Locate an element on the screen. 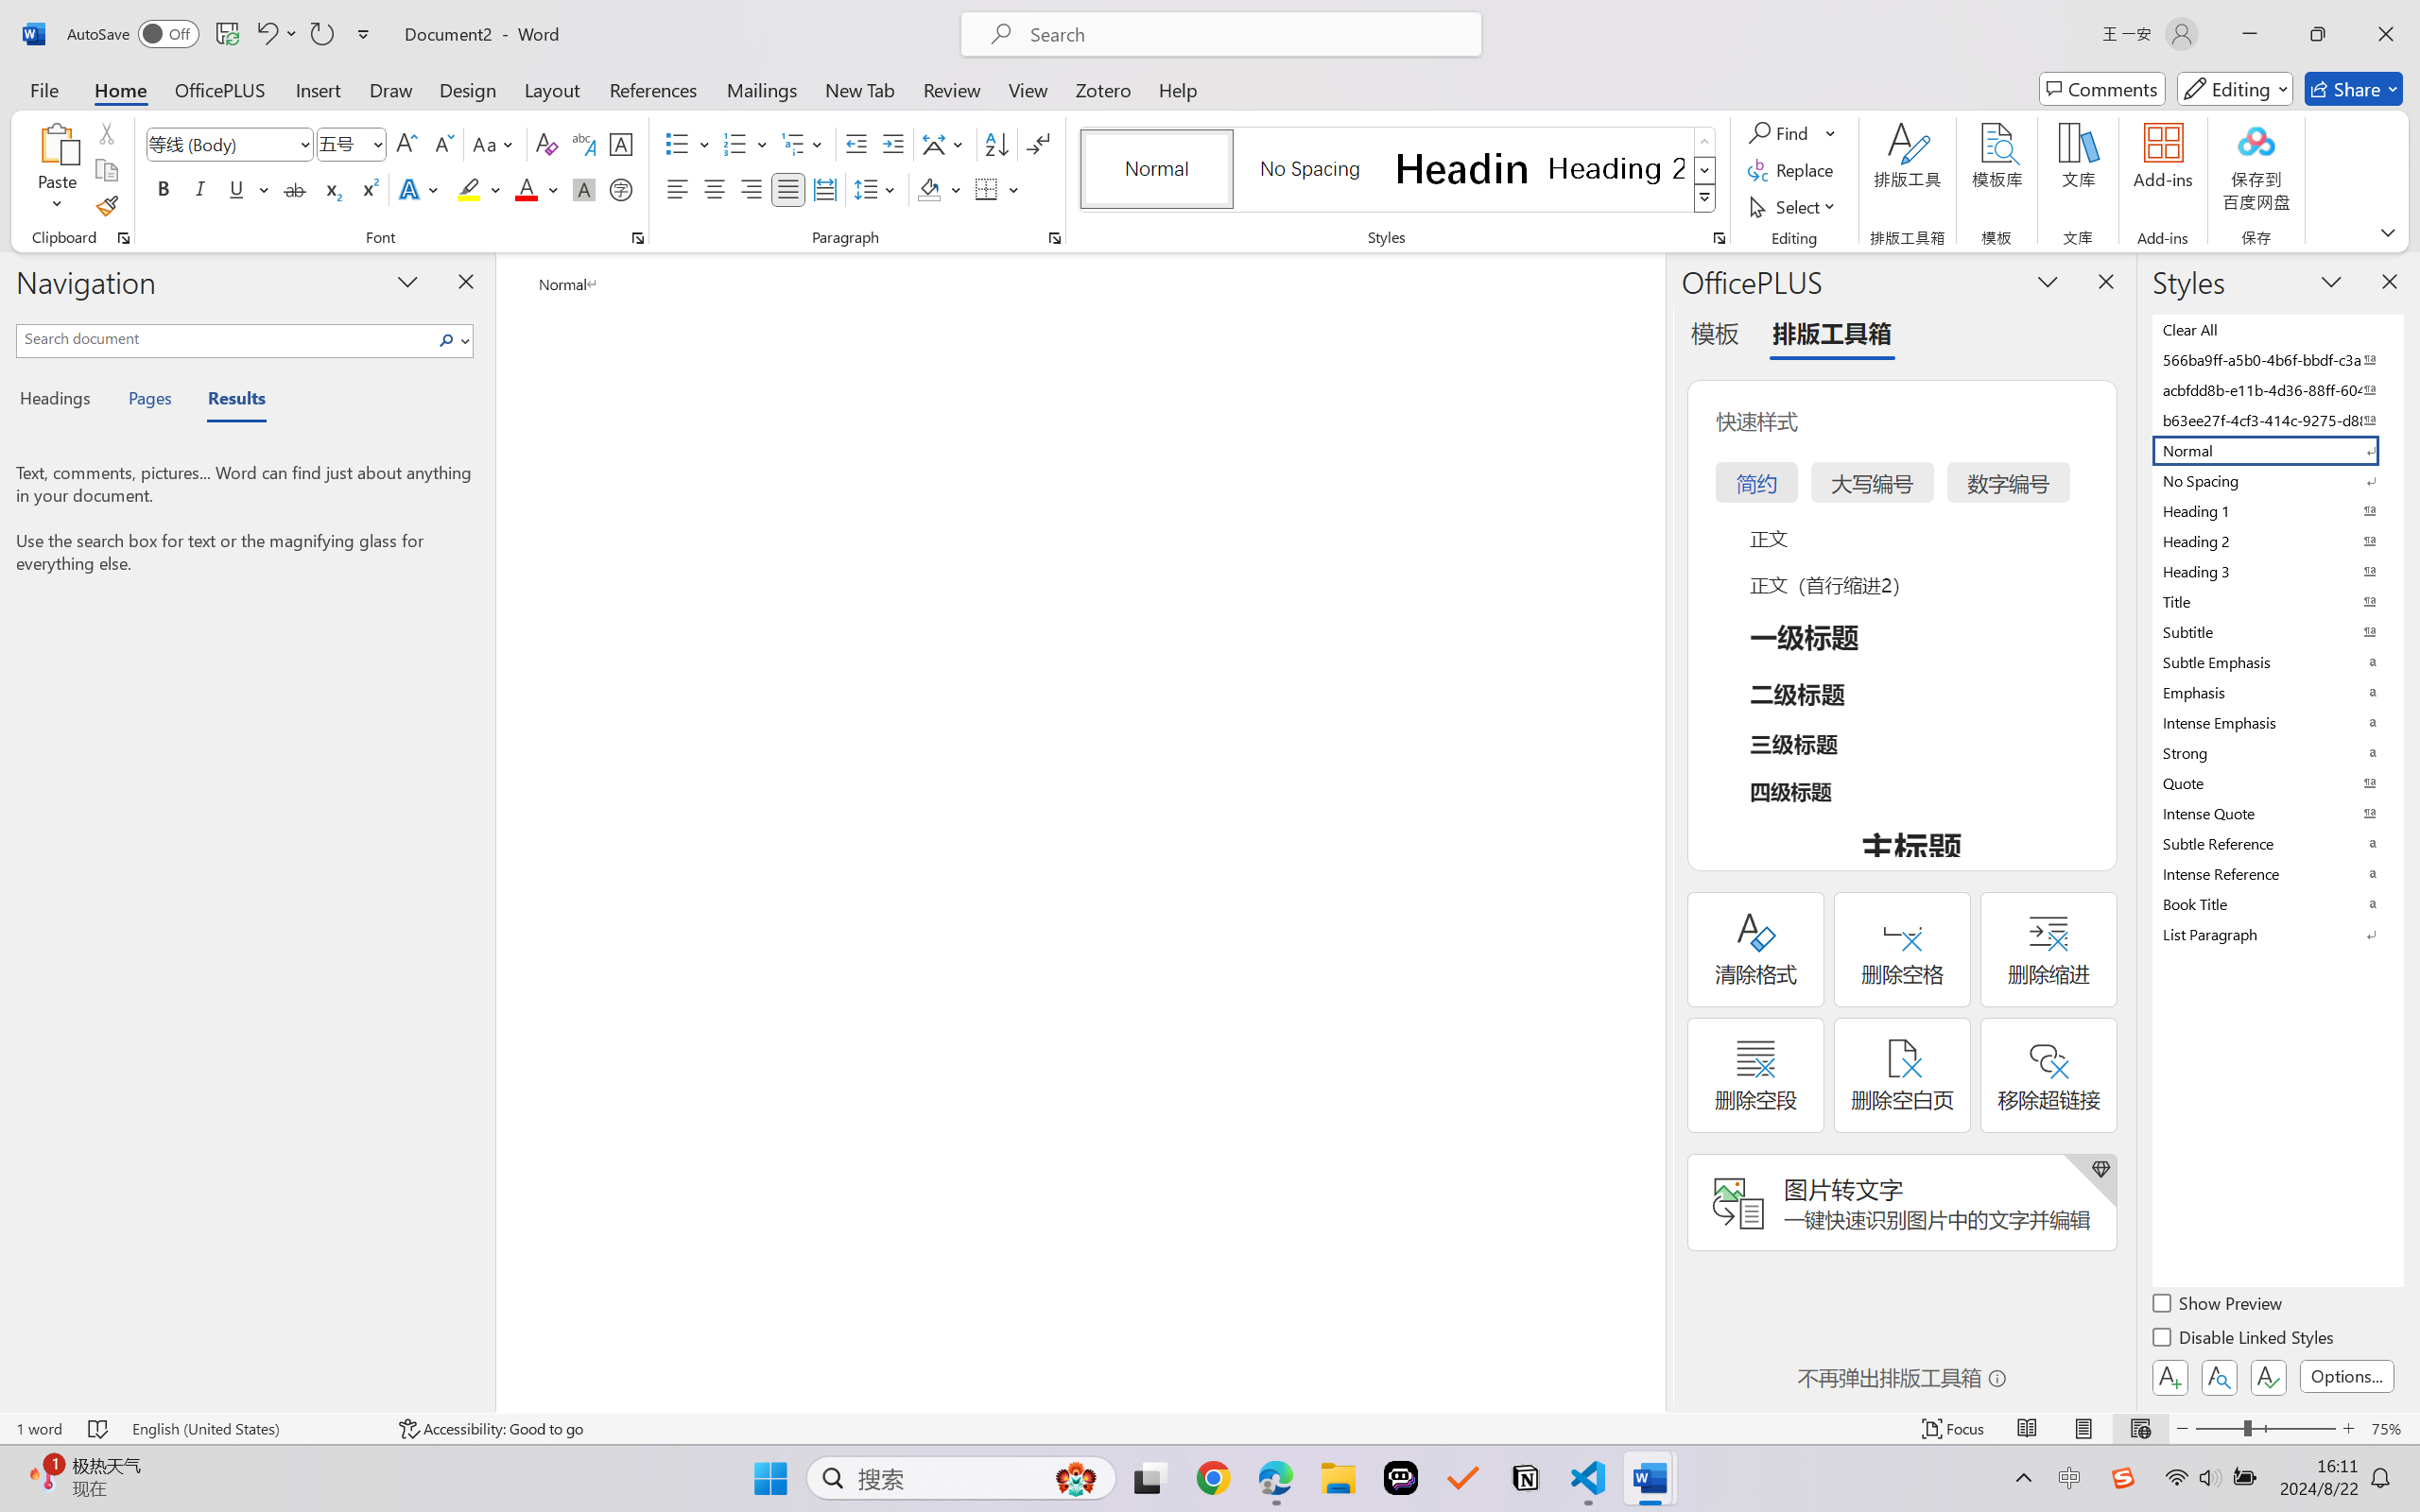 This screenshot has height=1512, width=2420. 'Subtitle' is located at coordinates (2275, 631).